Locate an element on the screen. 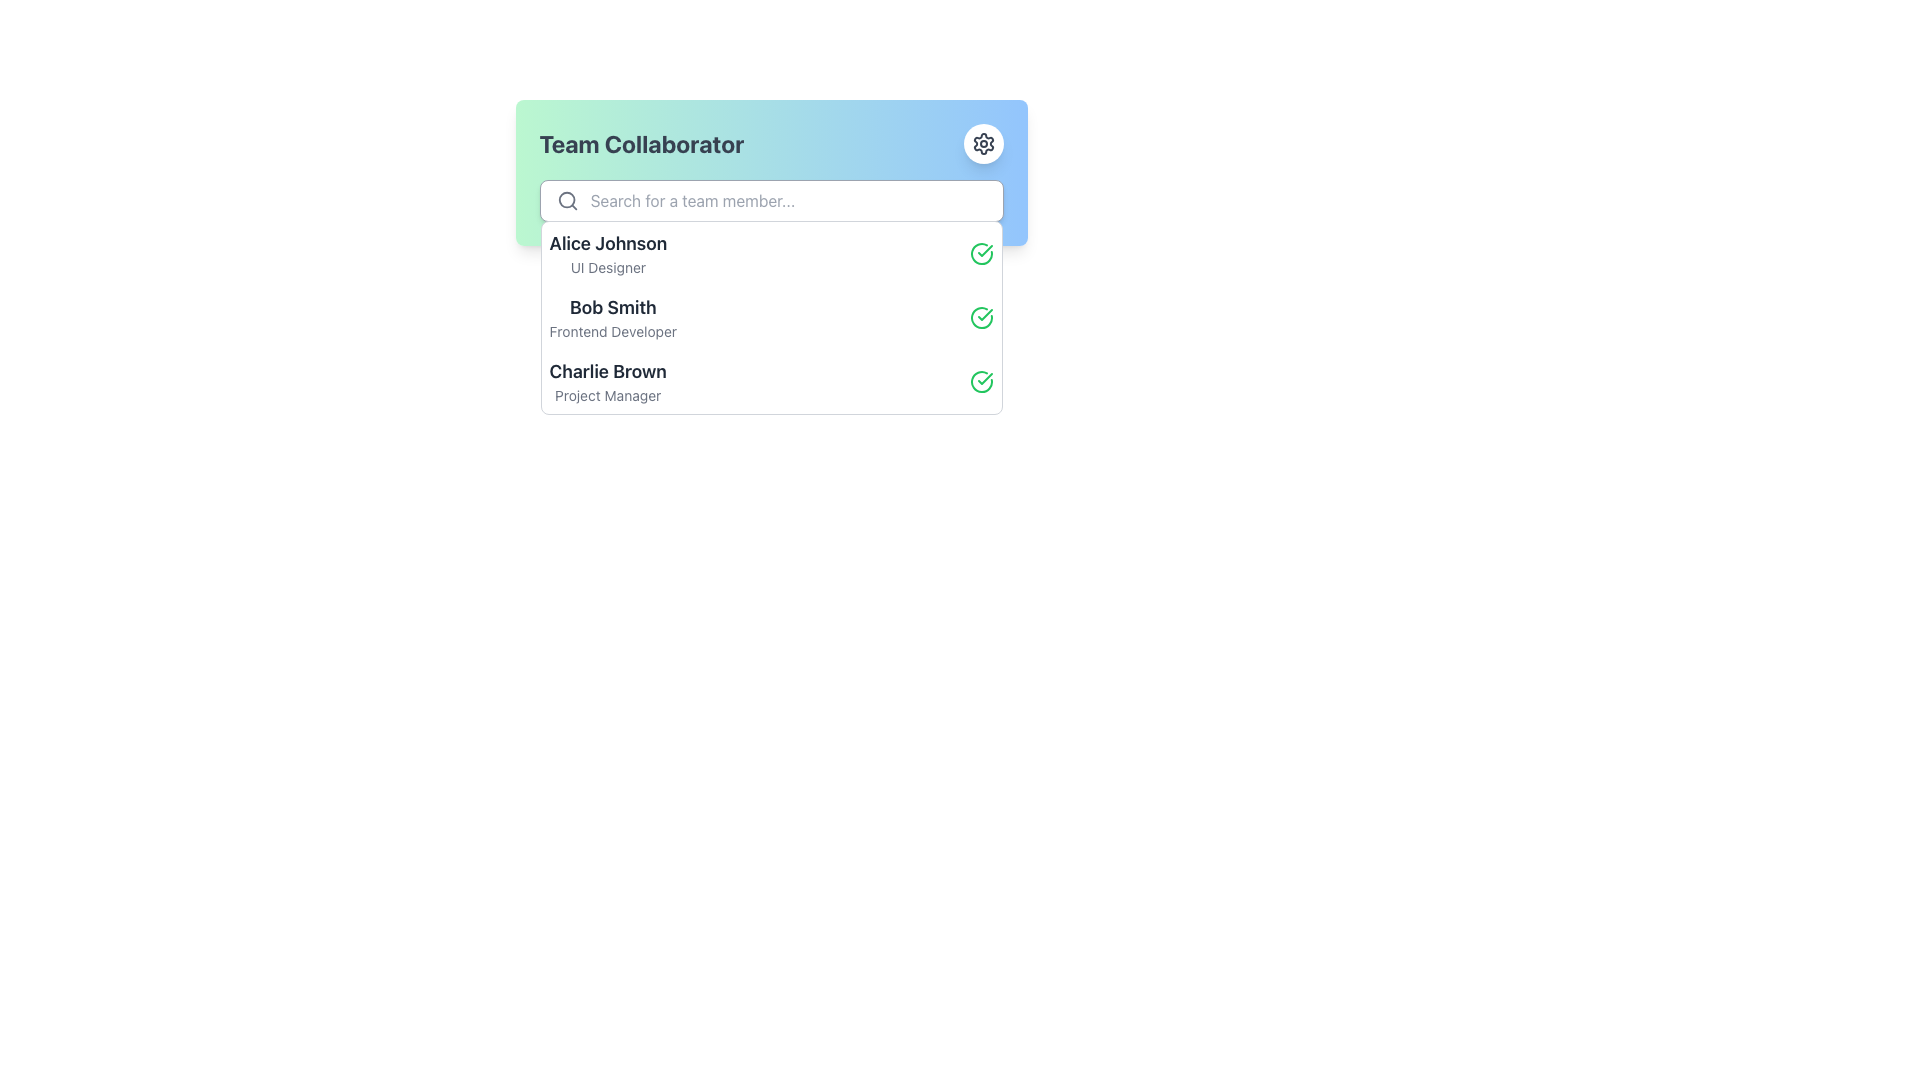  the settings icon located at the top-right corner of the blue bar, next to the 'Team Collaborator' header is located at coordinates (983, 142).